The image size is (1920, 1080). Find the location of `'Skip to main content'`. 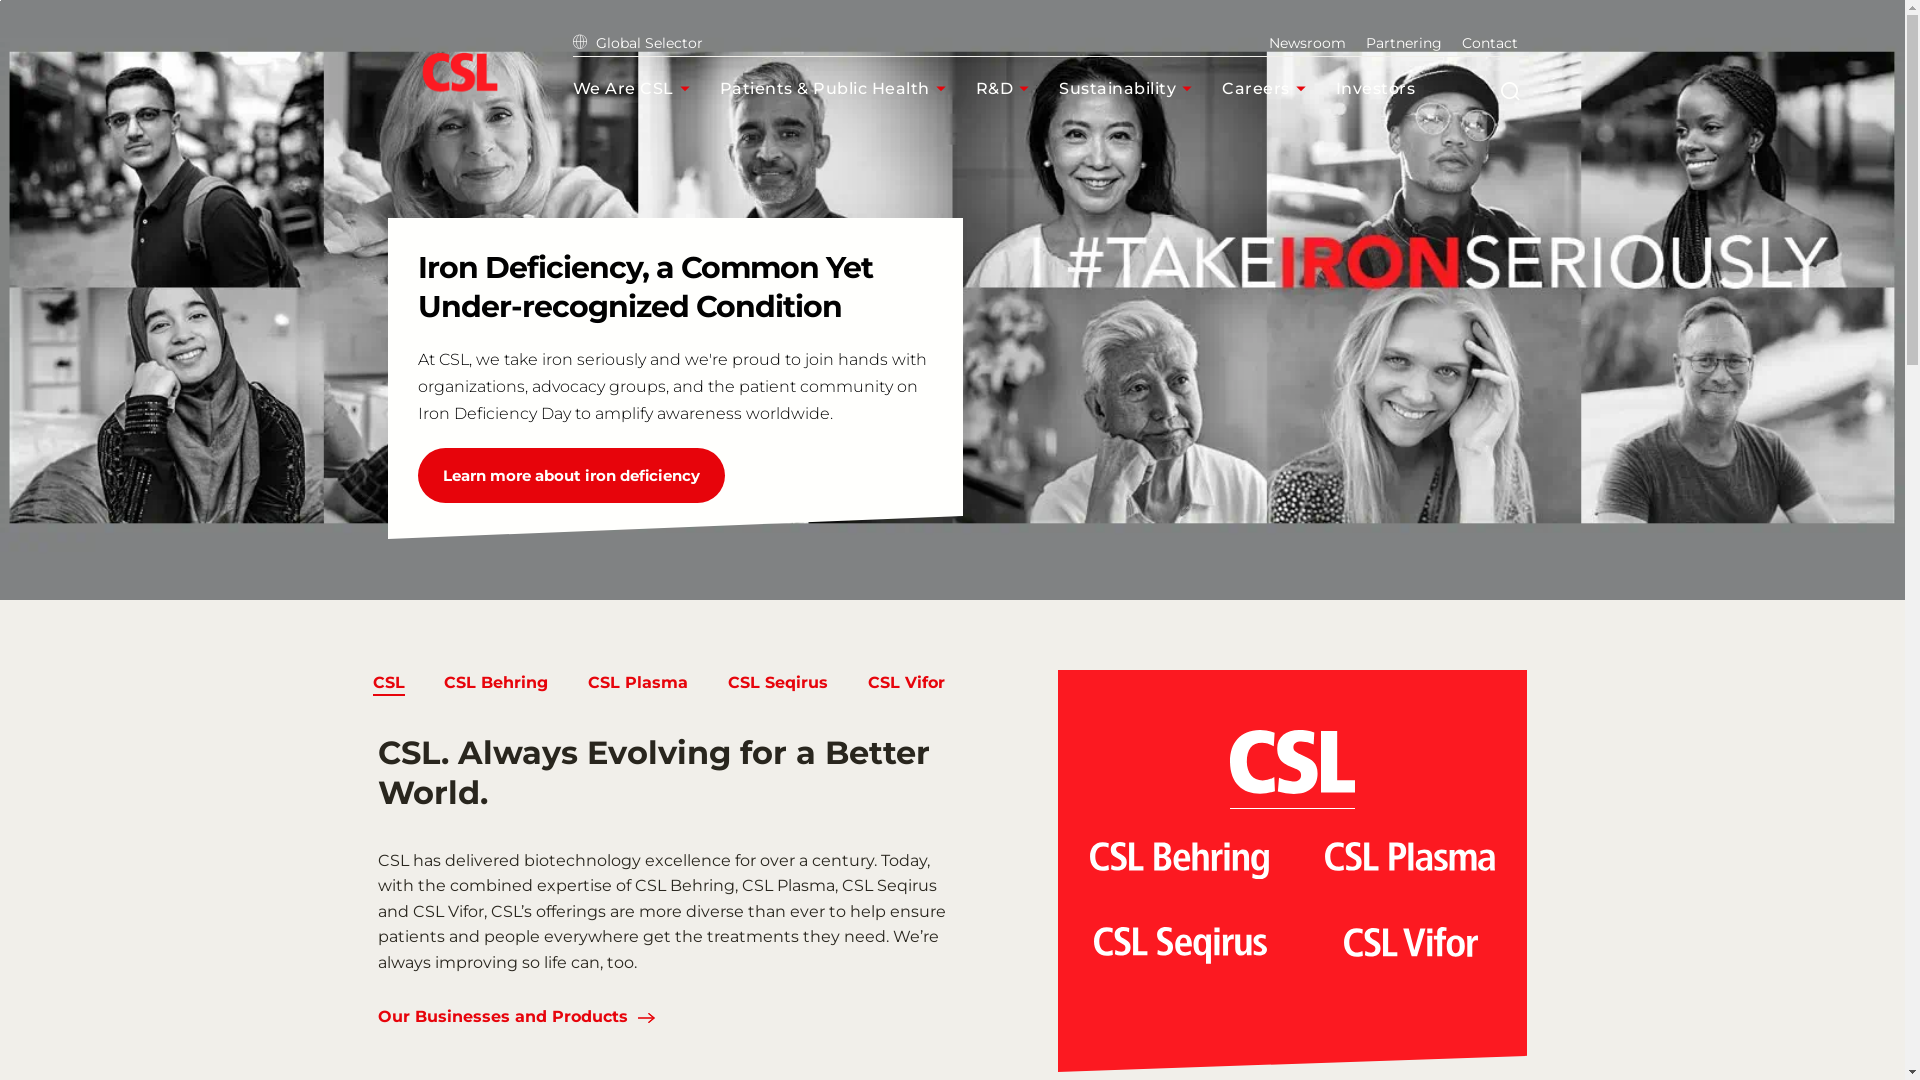

'Skip to main content' is located at coordinates (0, 0).